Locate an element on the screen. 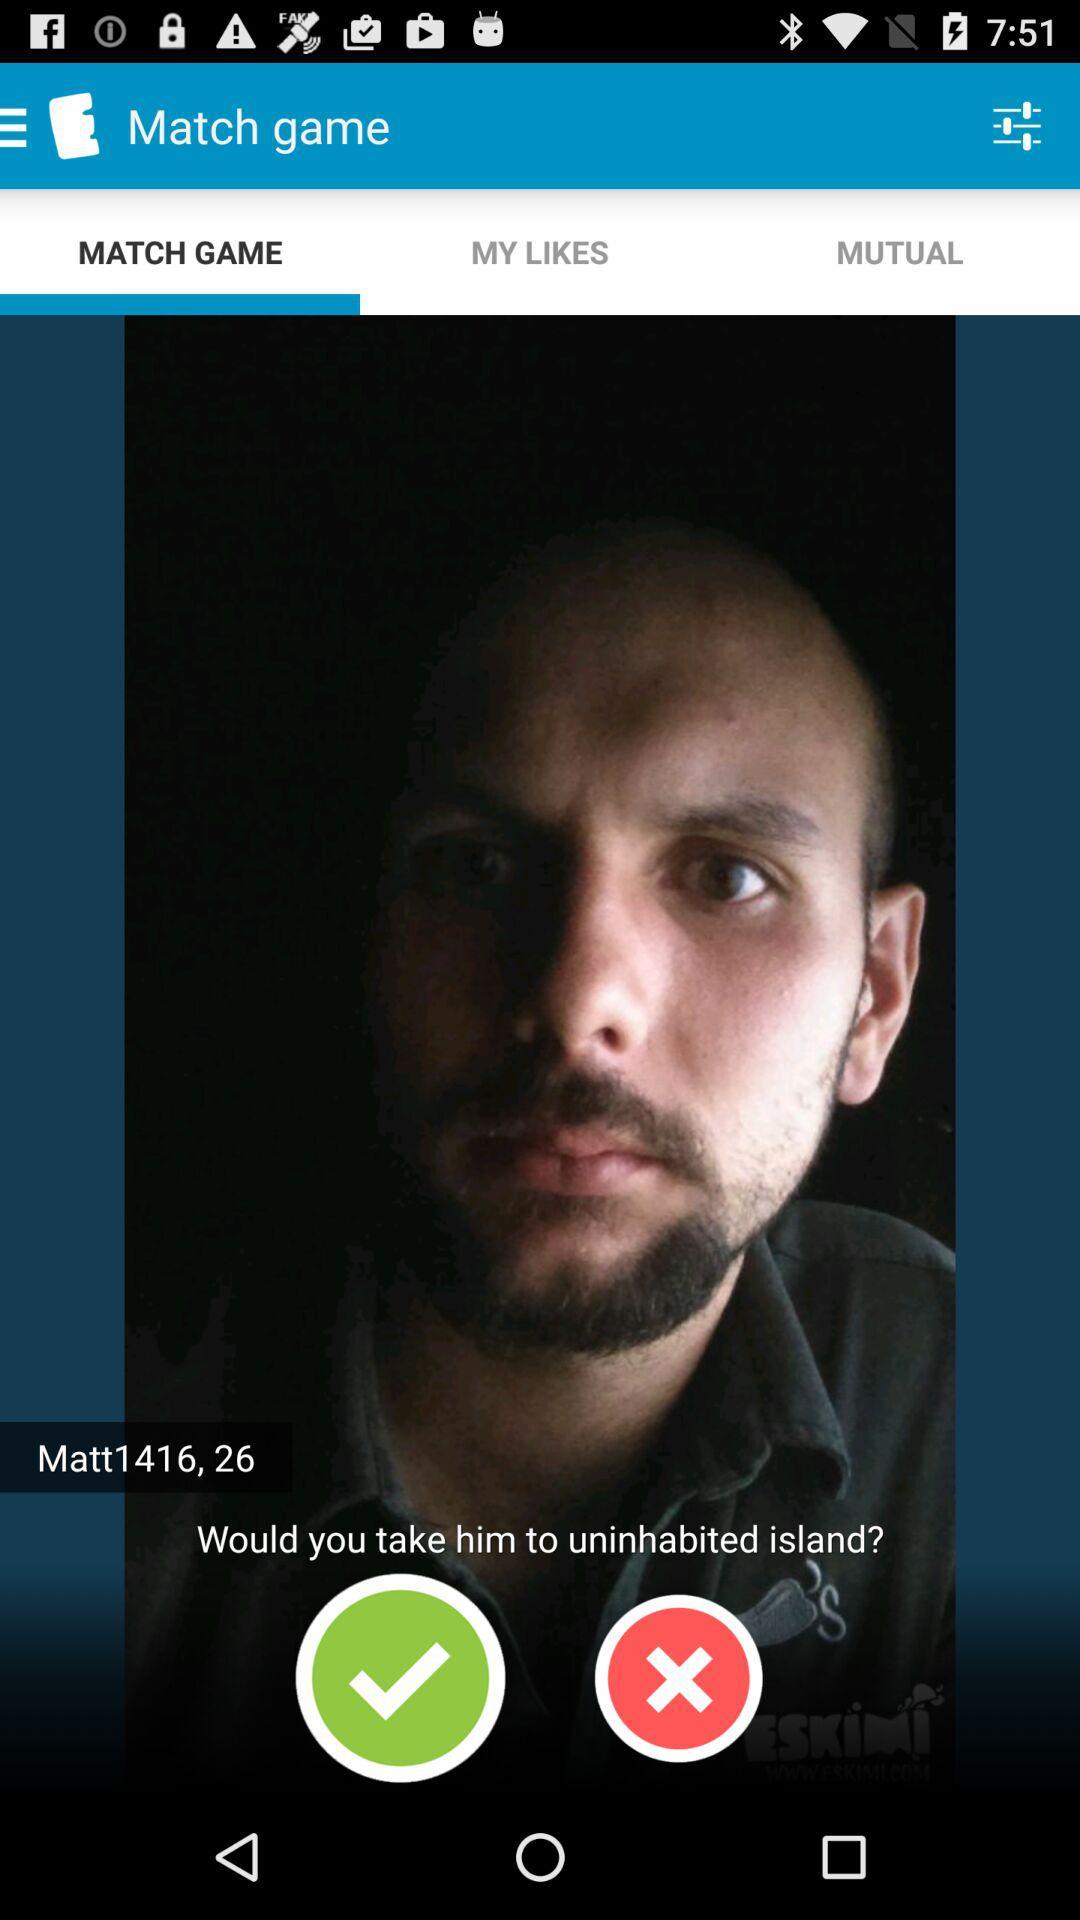 This screenshot has width=1080, height=1920. the icon below match game item is located at coordinates (540, 251).